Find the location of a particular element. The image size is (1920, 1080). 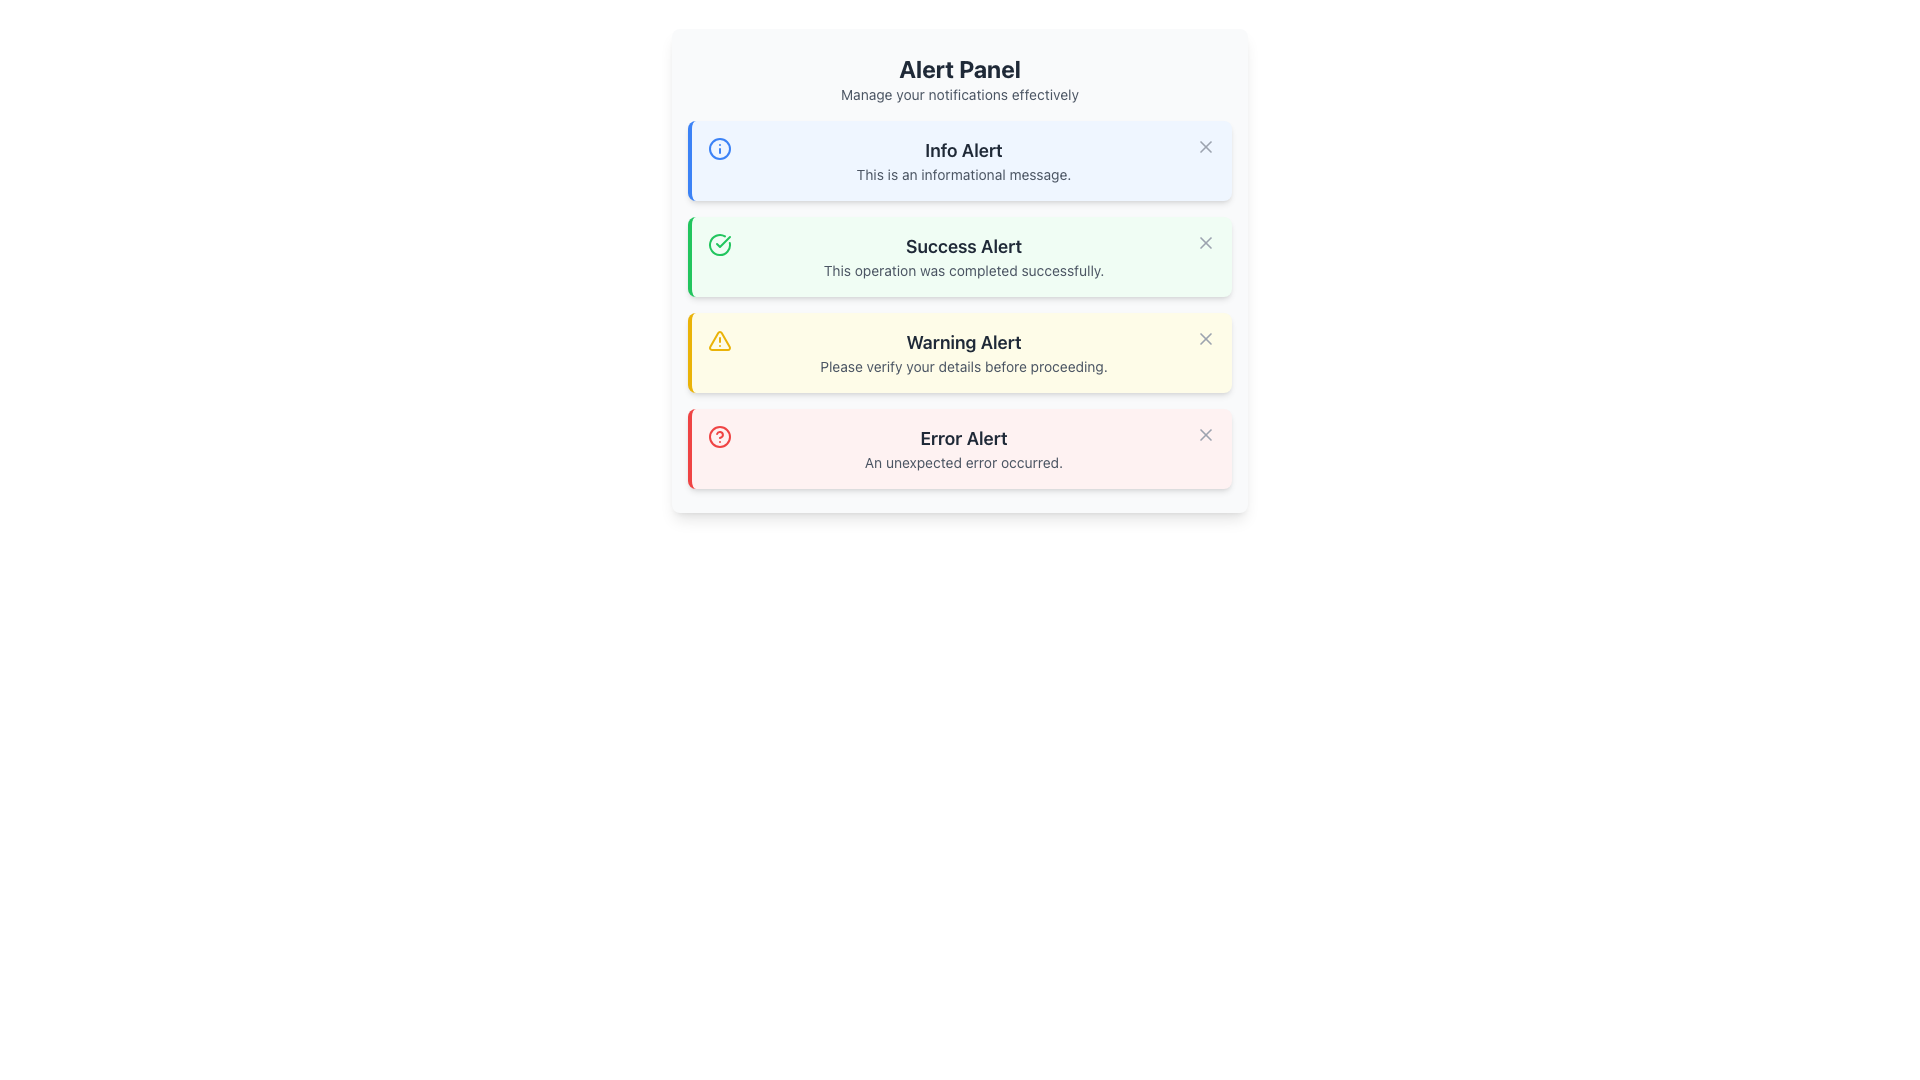

the close icon located at the top-right corner of the green 'Success Alert' box is located at coordinates (1204, 242).